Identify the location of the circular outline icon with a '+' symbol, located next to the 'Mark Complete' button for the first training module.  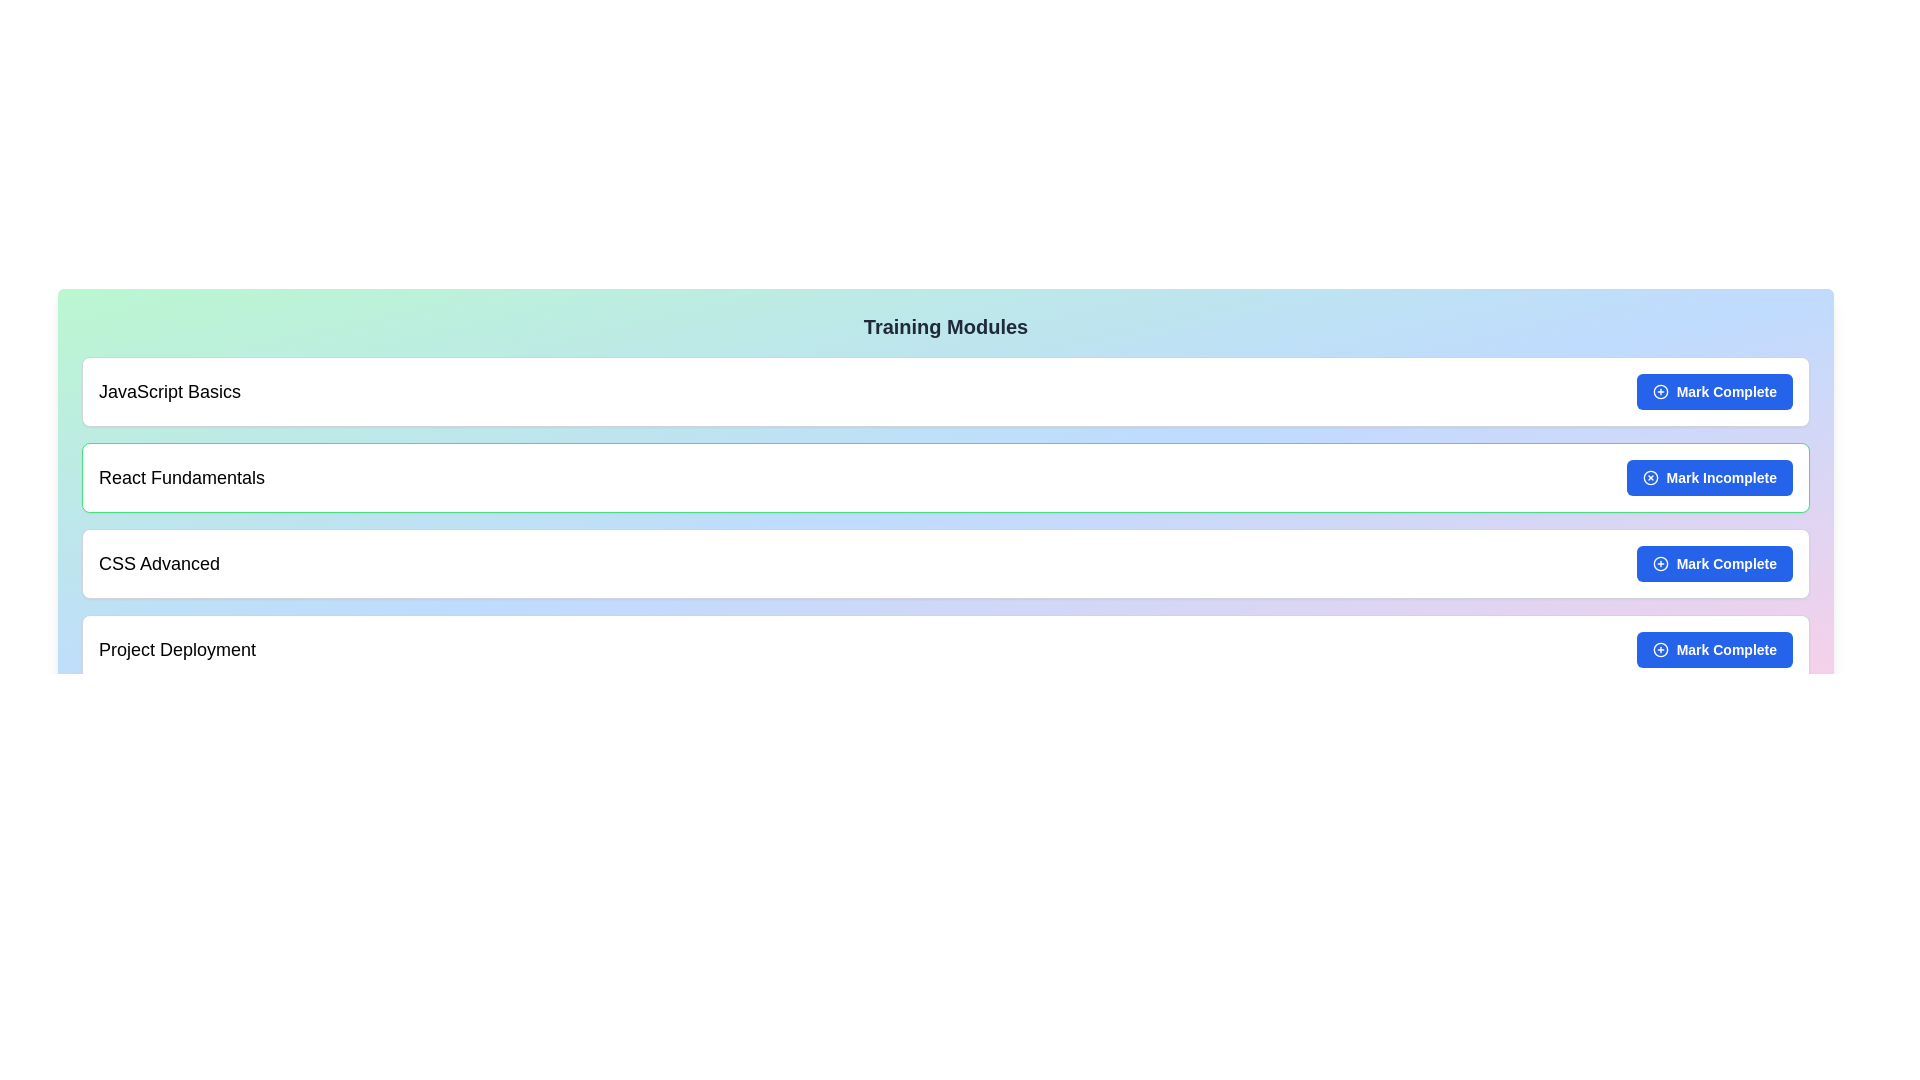
(1660, 392).